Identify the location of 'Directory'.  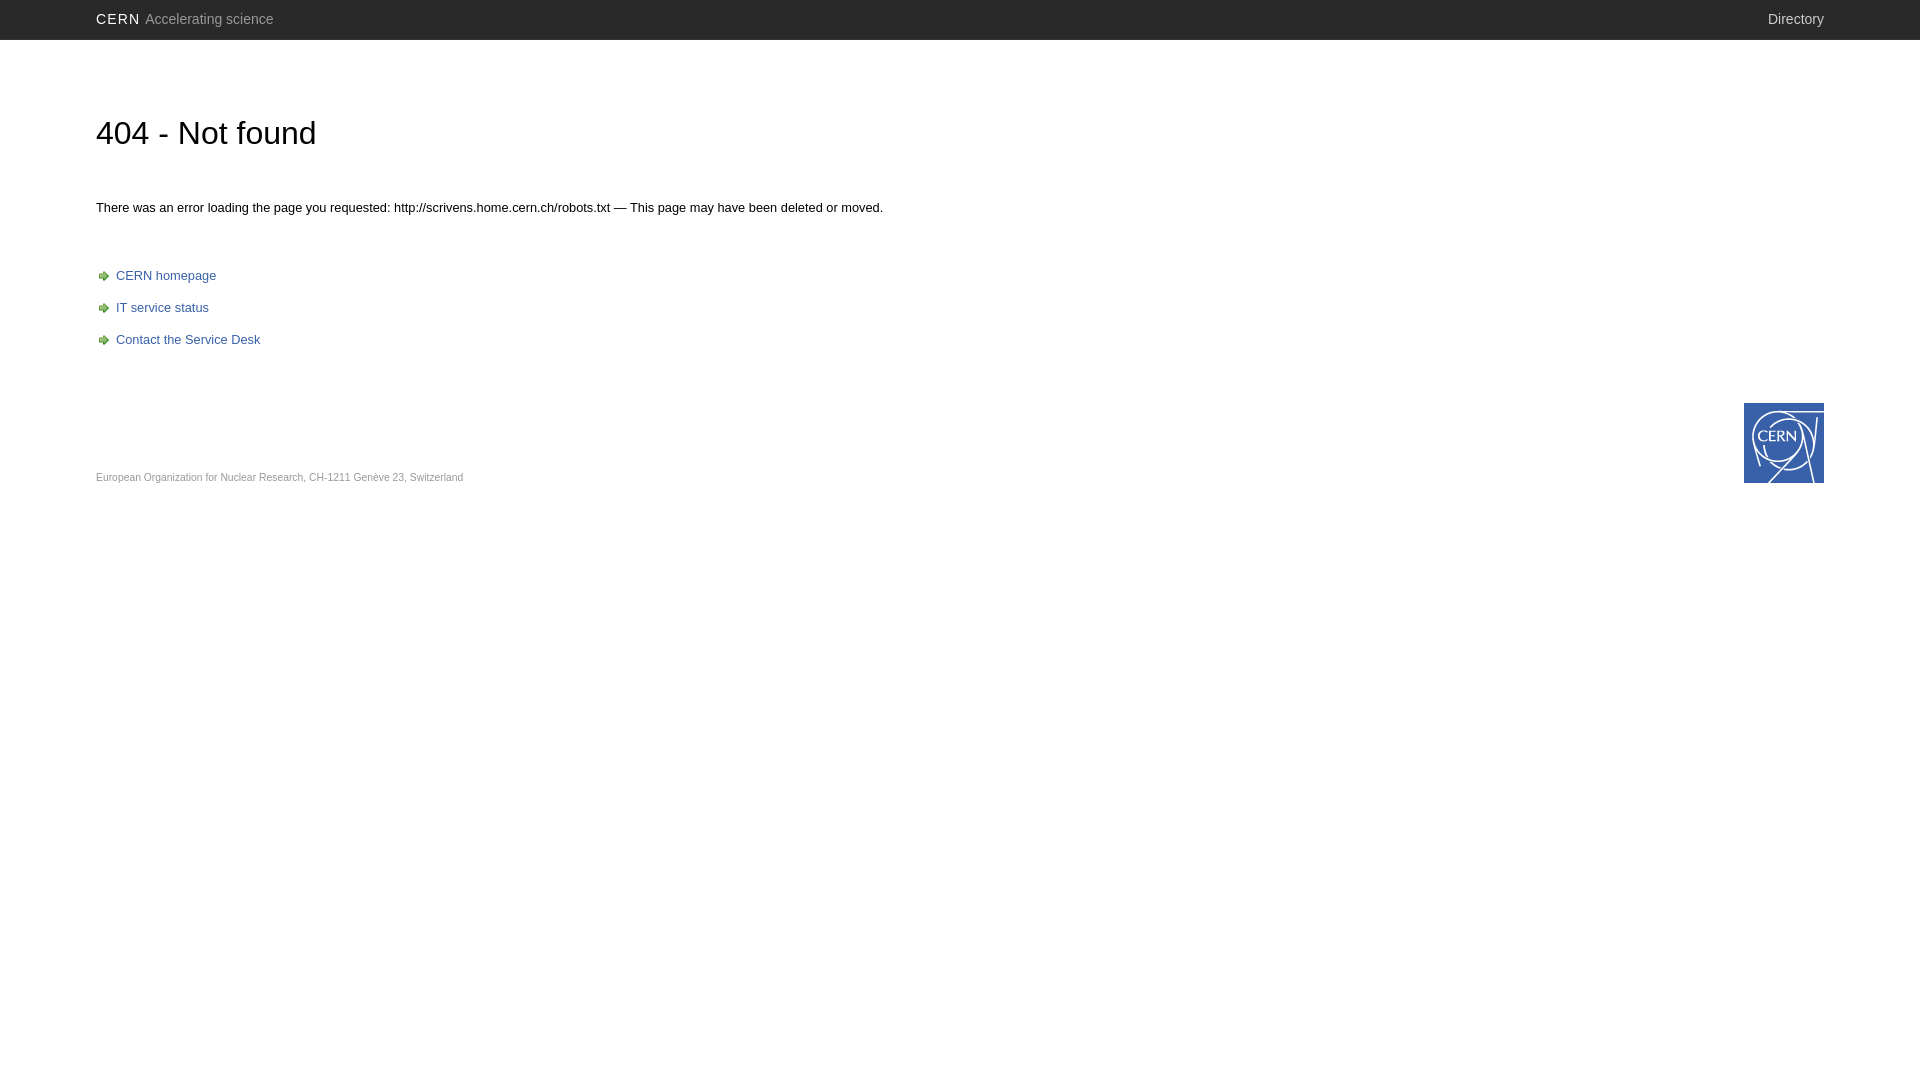
(1795, 19).